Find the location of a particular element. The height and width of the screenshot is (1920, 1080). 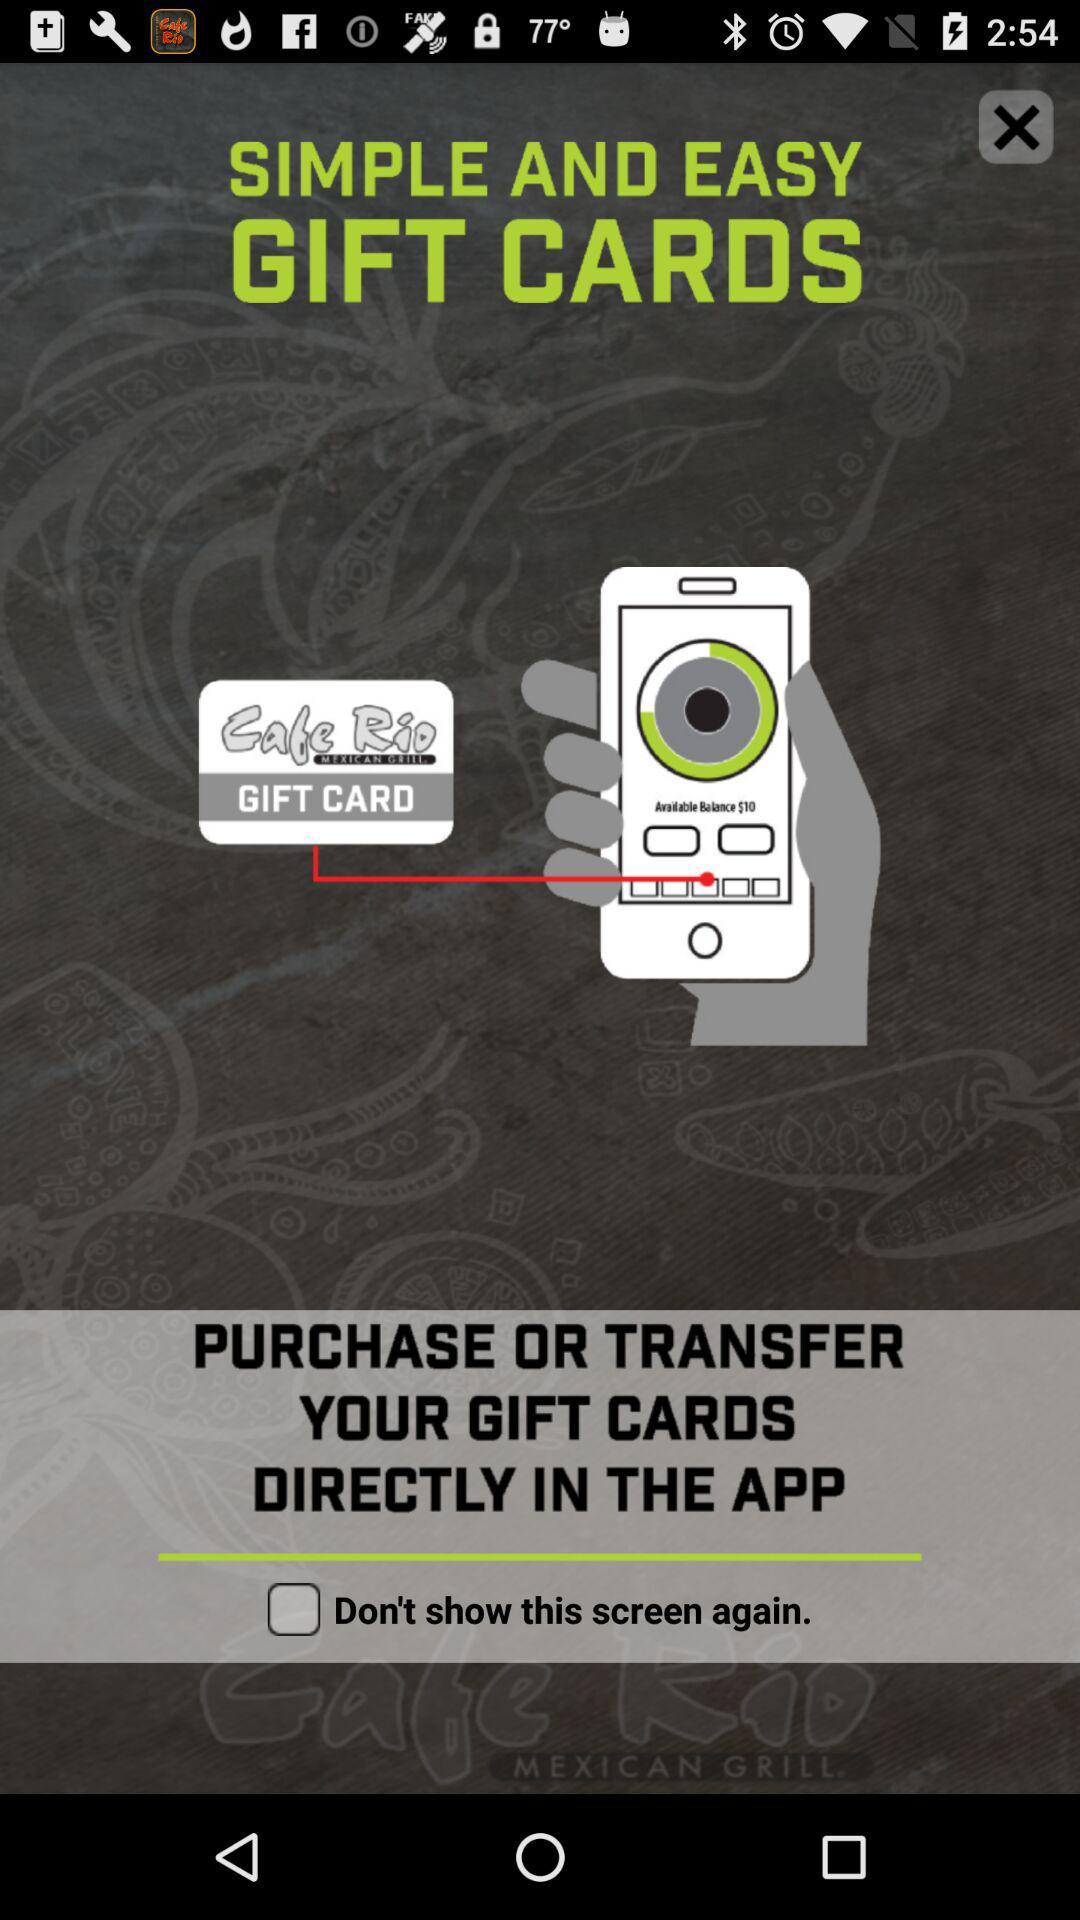

mark box for option is located at coordinates (293, 1609).